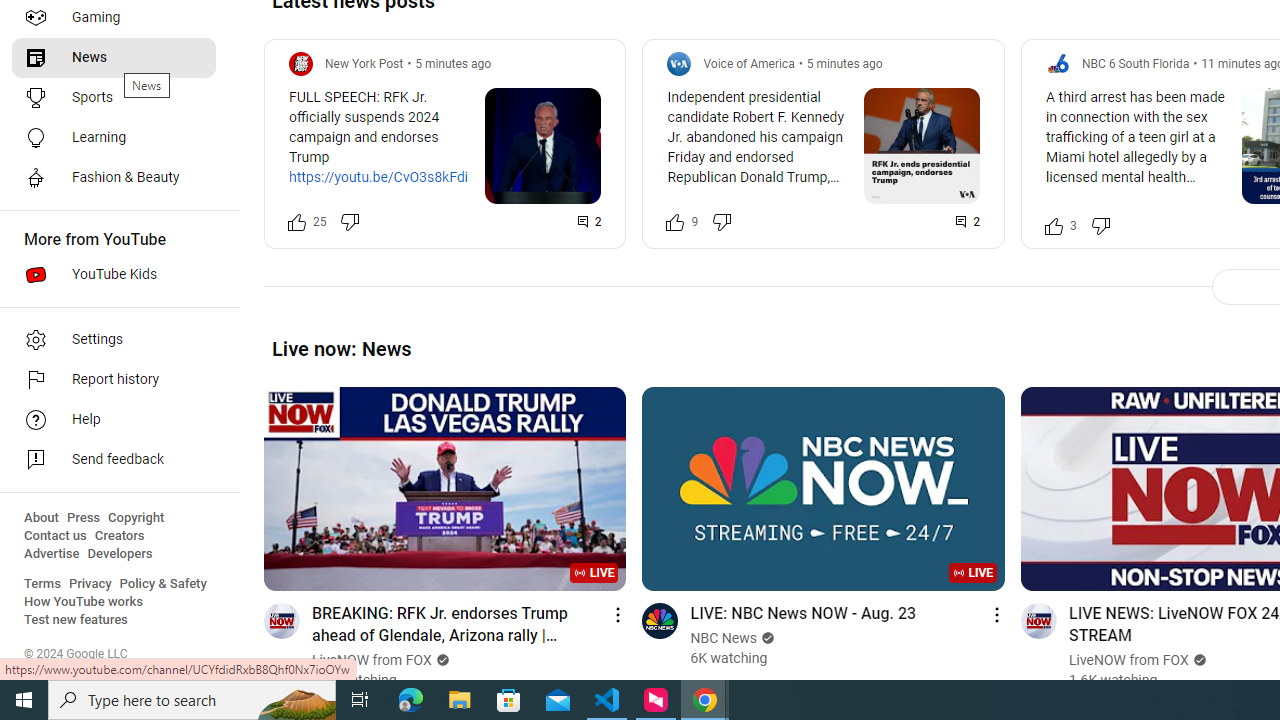  Describe the element at coordinates (364, 62) in the screenshot. I see `'New York Post'` at that location.